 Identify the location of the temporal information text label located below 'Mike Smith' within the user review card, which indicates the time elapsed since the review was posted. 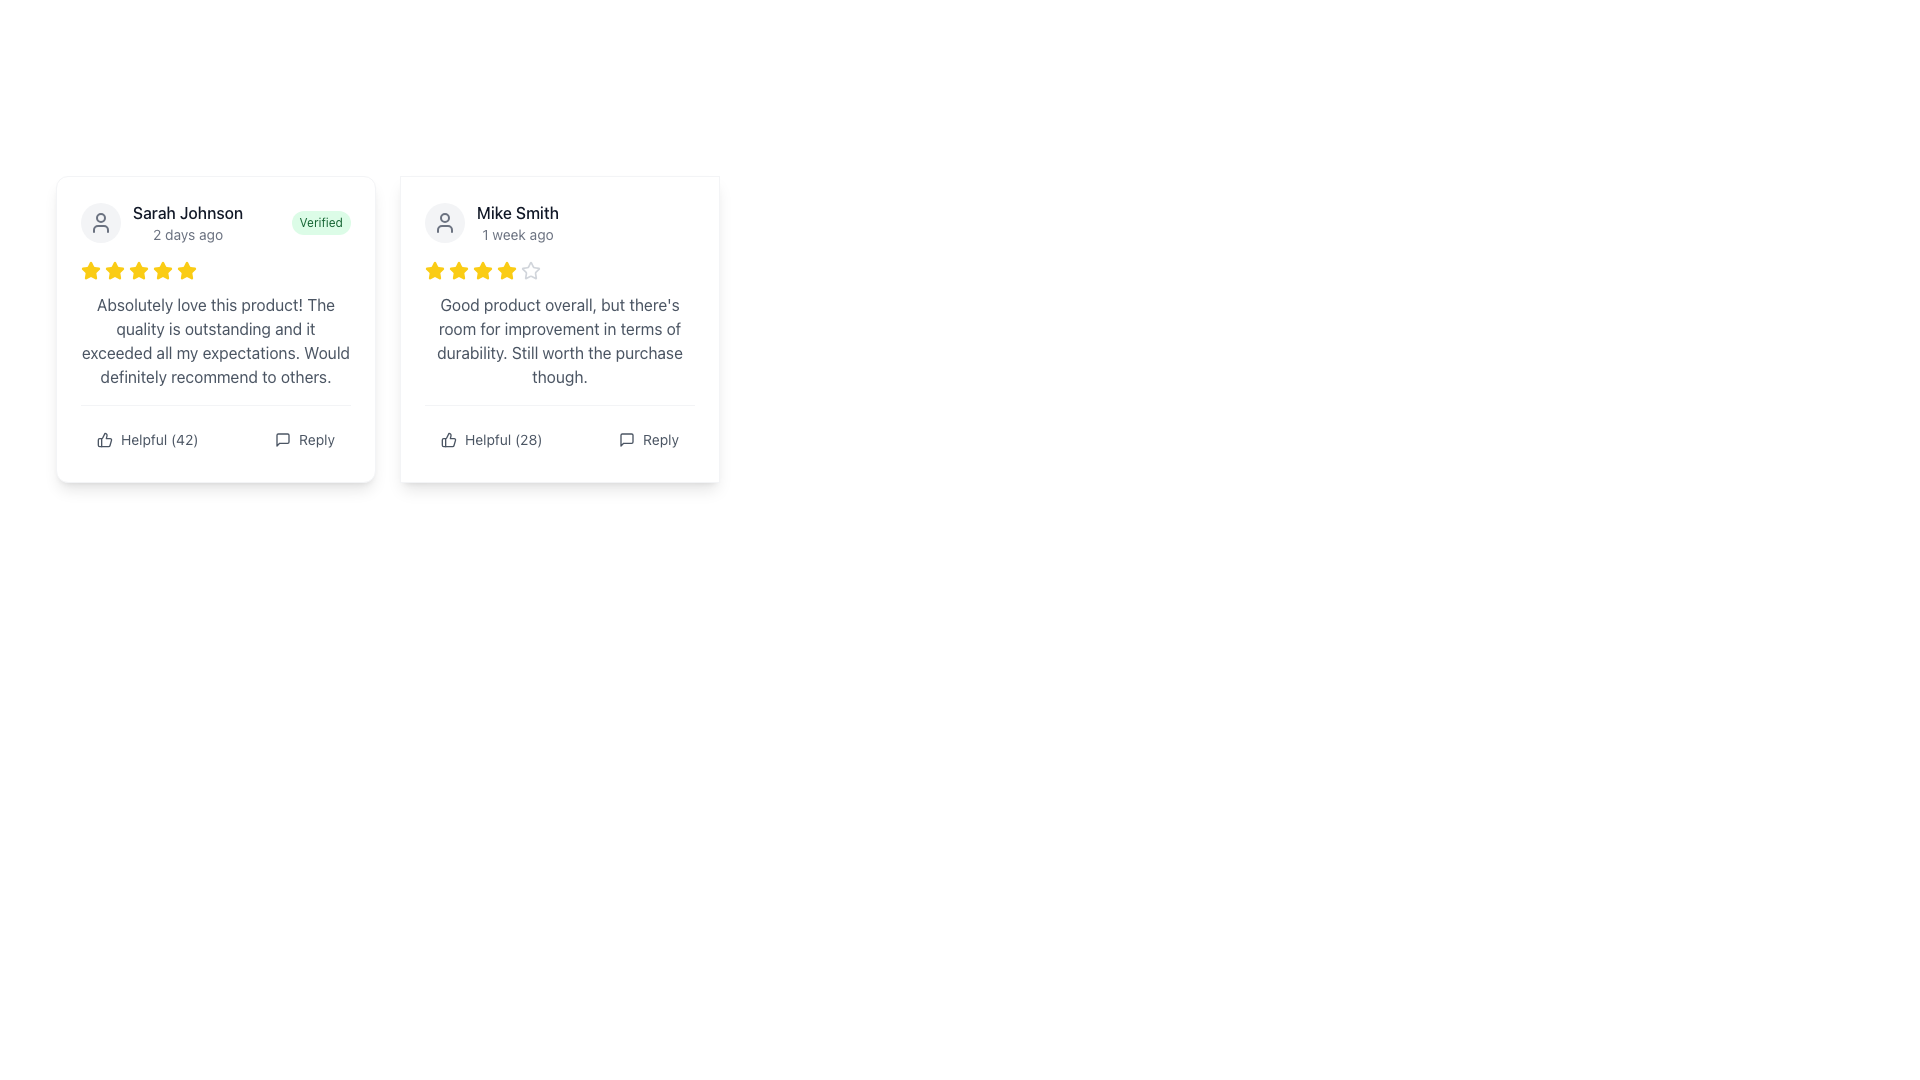
(518, 234).